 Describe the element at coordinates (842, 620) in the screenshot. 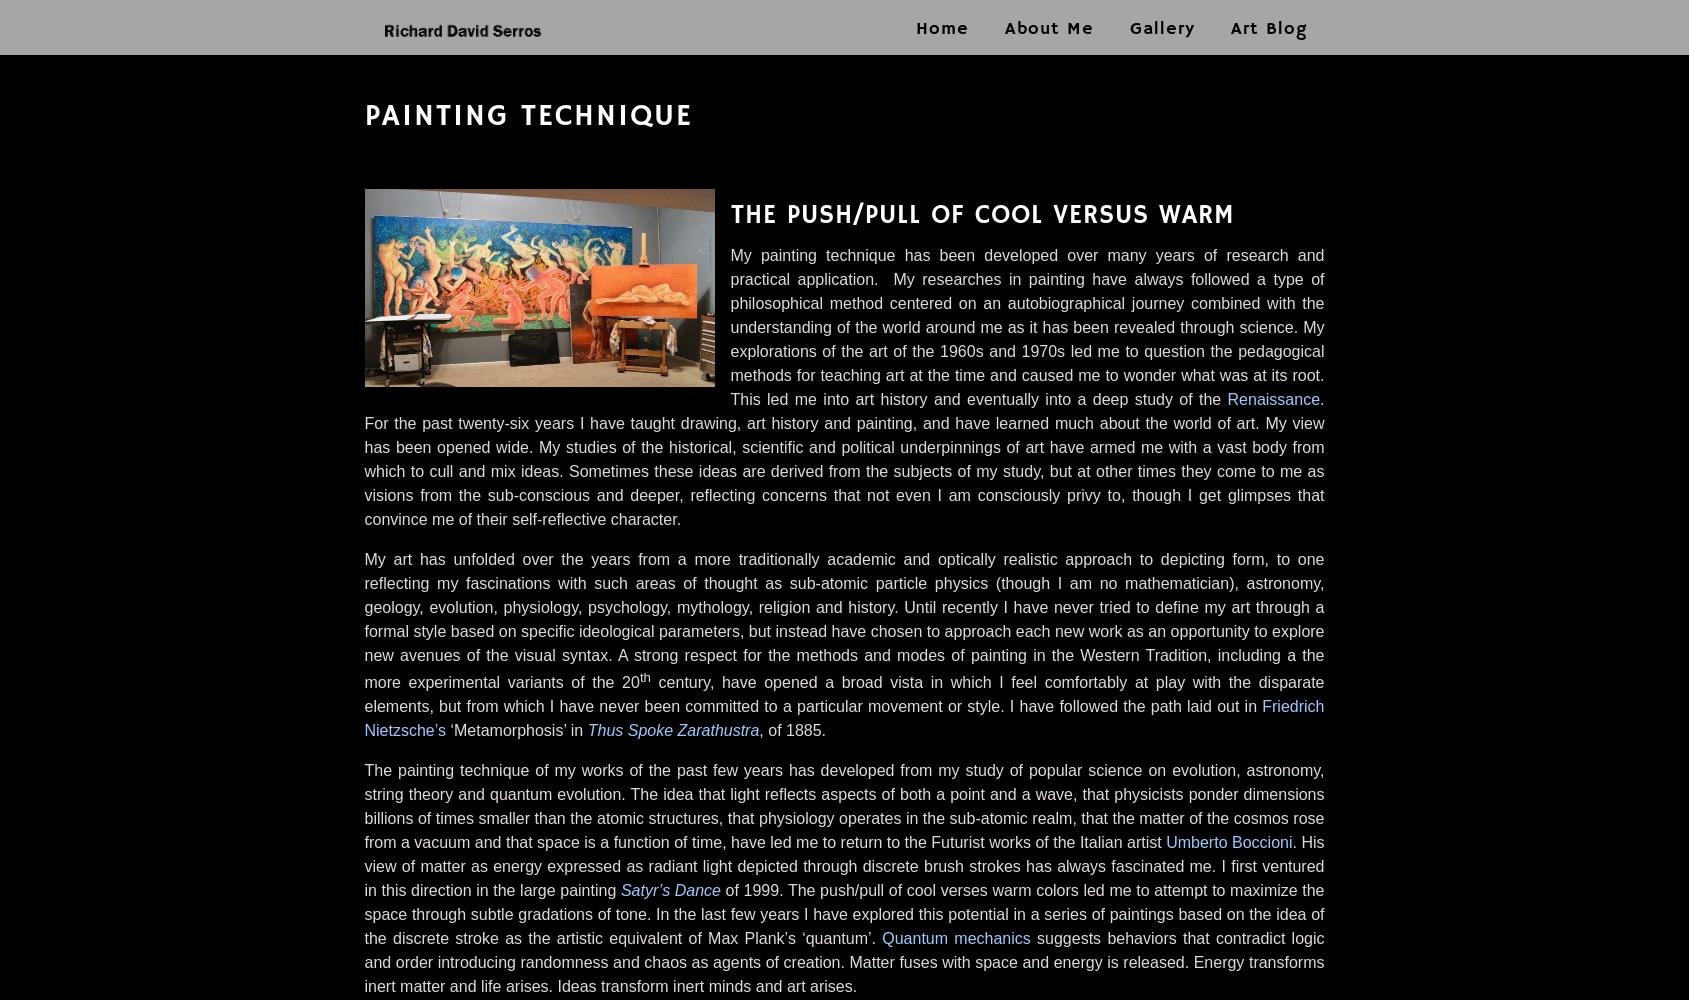

I see `'My art has unfolded over the years from a more traditionally academic and optically realistic approach to depicting form, to one reflecting my fascinations with such areas of thought as sub-atomic particle physics (though I am no mathematician), astronomy, geology, evolution, physiology, psychology, mythology, religion and history. Until recently I have never tried to define my art through a formal style based on specific ideological parameters, but instead have chosen to approach each new work as an opportunity to explore new avenues of the visual syntax. A strong respect for the methods and modes of painting in the Western Tradition, including a the more experimental variants of the 20'` at that location.